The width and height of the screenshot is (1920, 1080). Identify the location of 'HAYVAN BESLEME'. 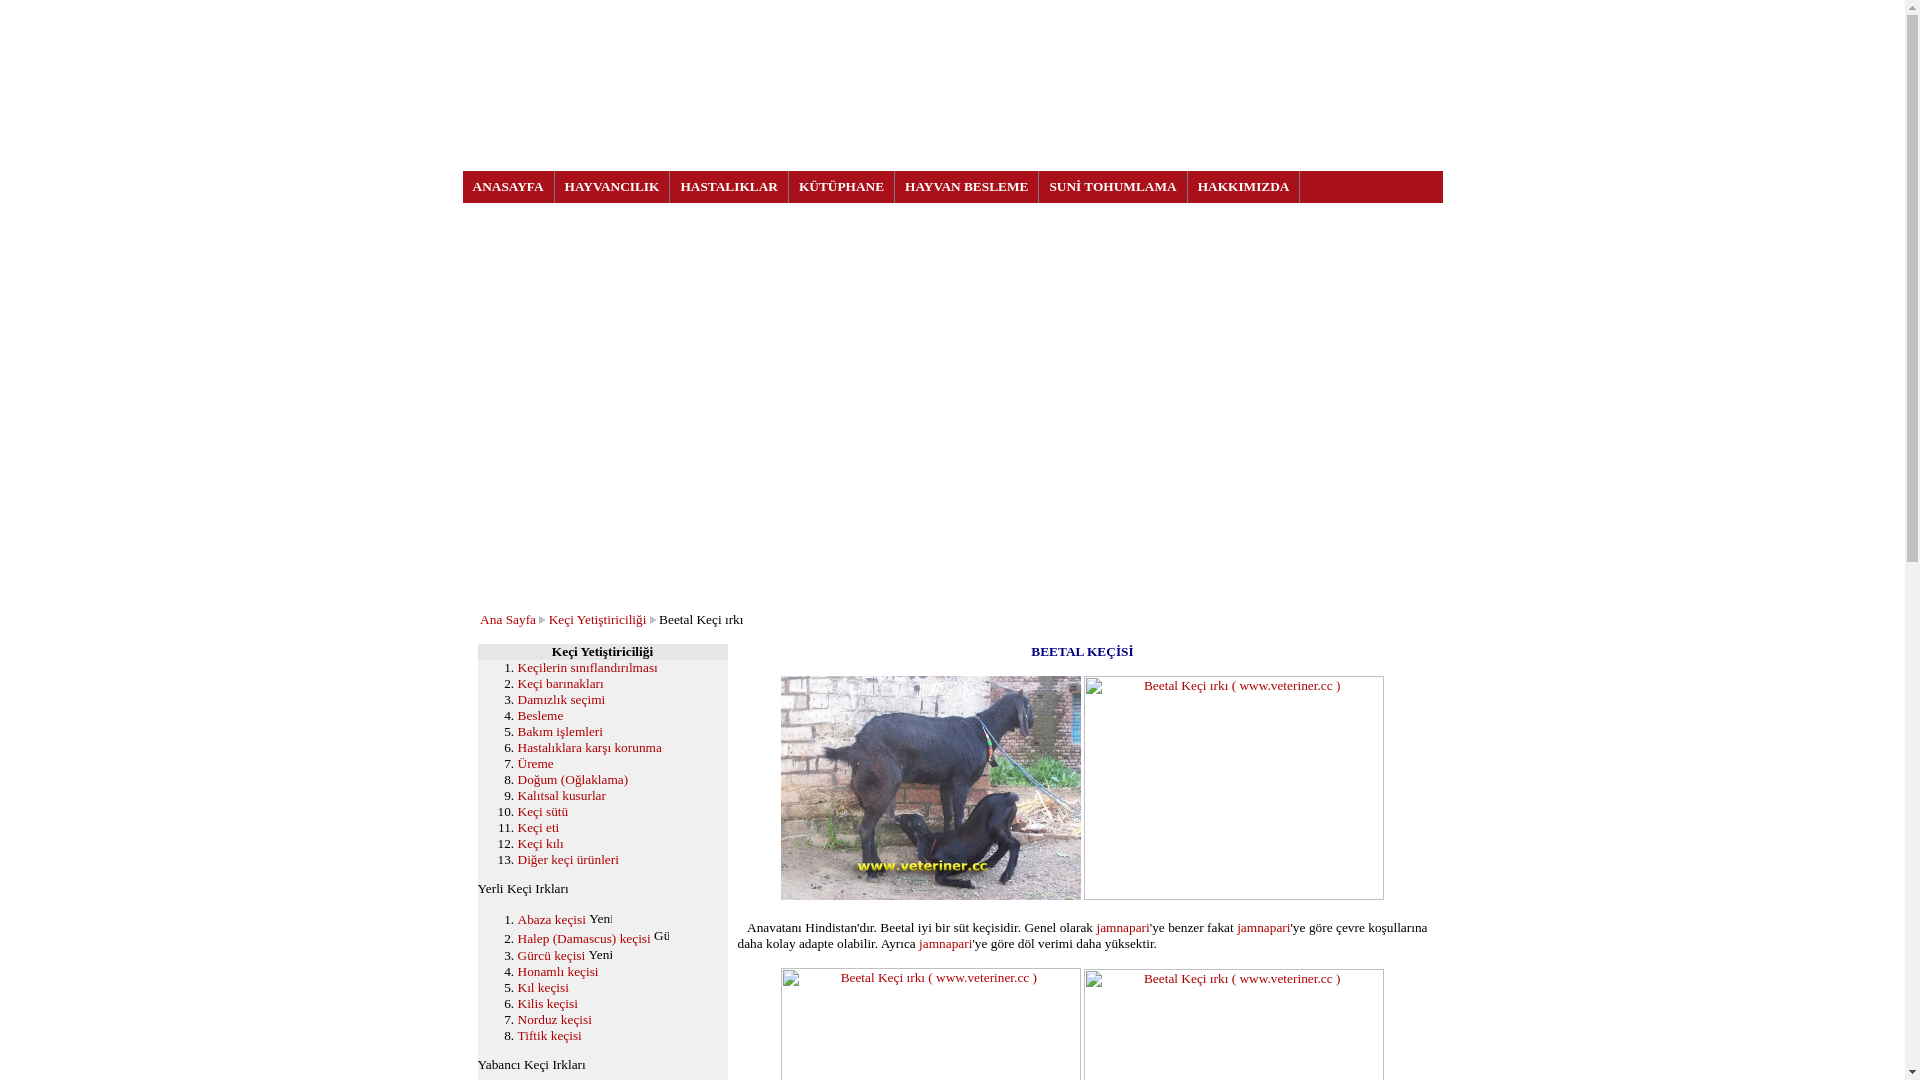
(966, 186).